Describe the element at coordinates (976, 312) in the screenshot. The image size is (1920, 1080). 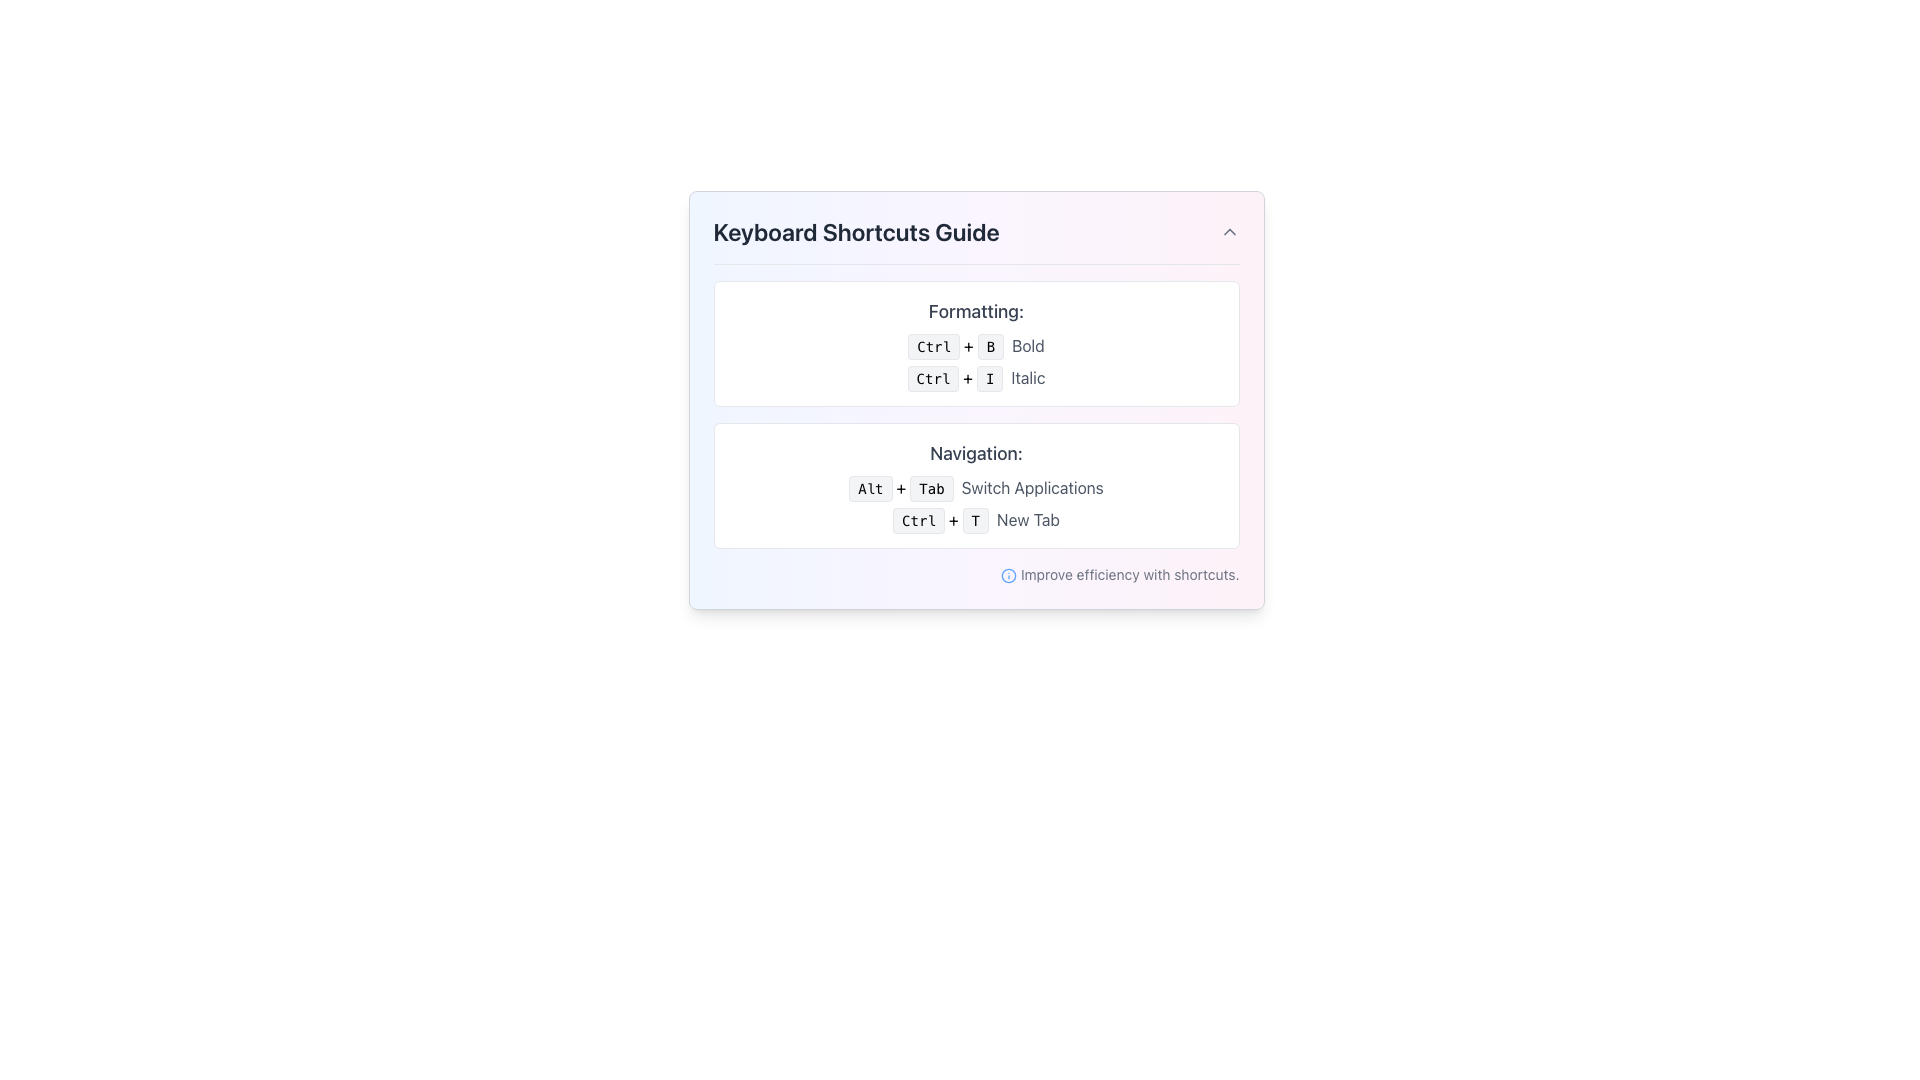
I see `the Static Text element that serves as a header for text formatting shortcuts, located above the list starting with 'Ctrl+B Bold'` at that location.